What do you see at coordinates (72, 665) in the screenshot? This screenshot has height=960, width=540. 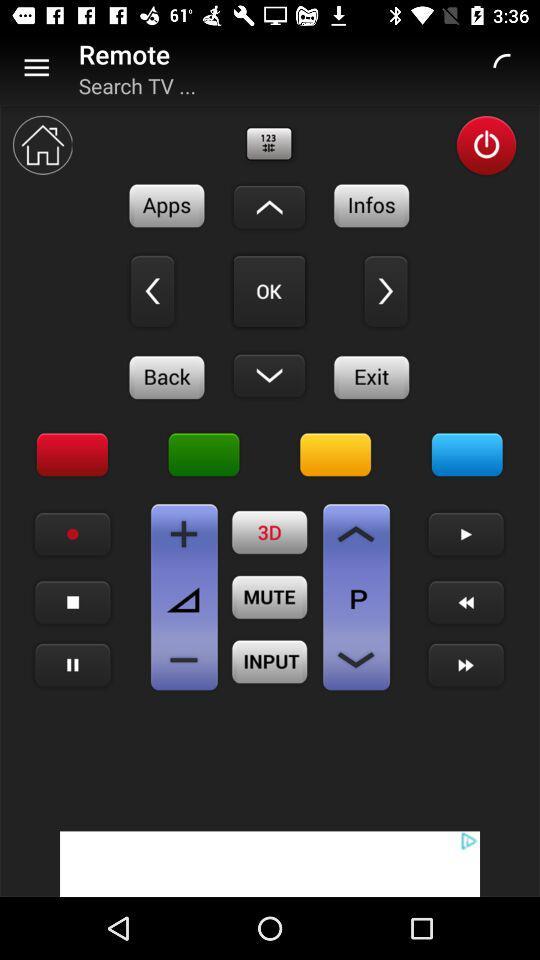 I see `the pause icon` at bounding box center [72, 665].